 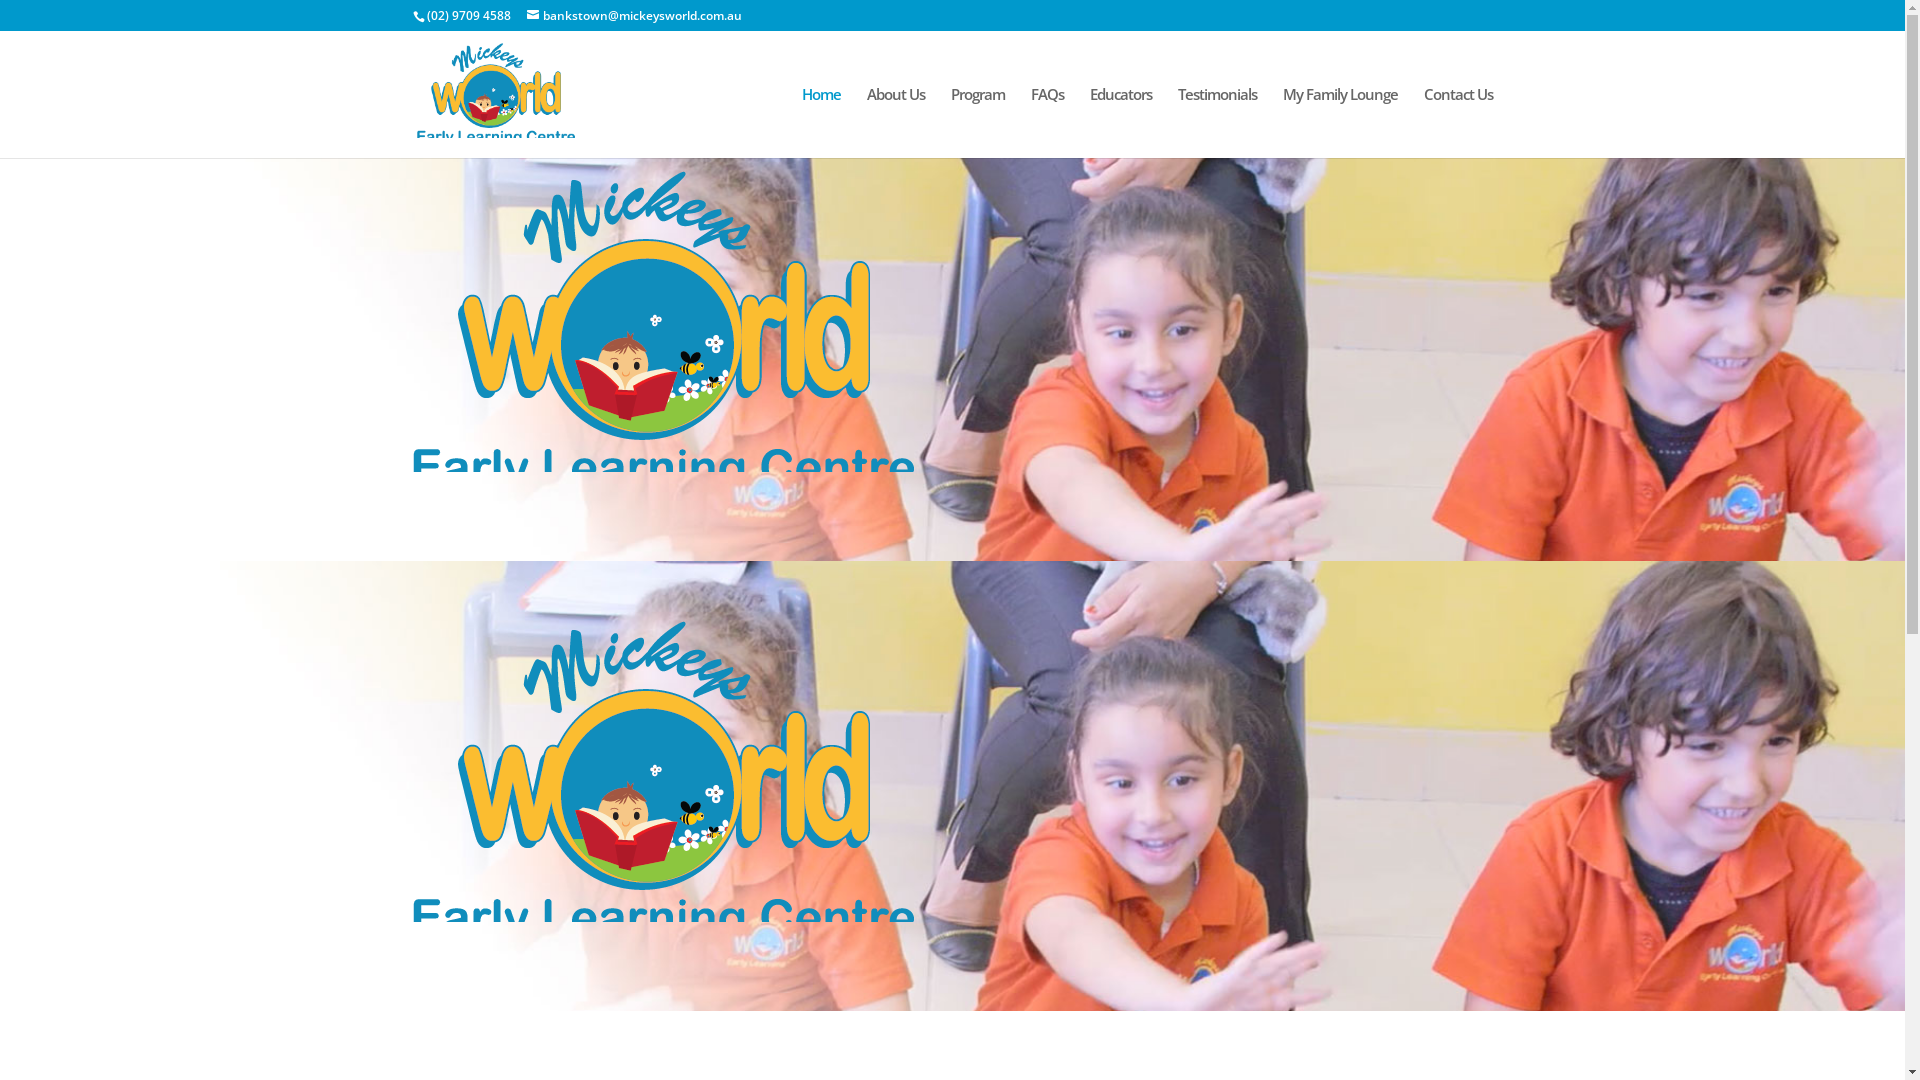 I want to click on 'Contact Us', so click(x=1458, y=122).